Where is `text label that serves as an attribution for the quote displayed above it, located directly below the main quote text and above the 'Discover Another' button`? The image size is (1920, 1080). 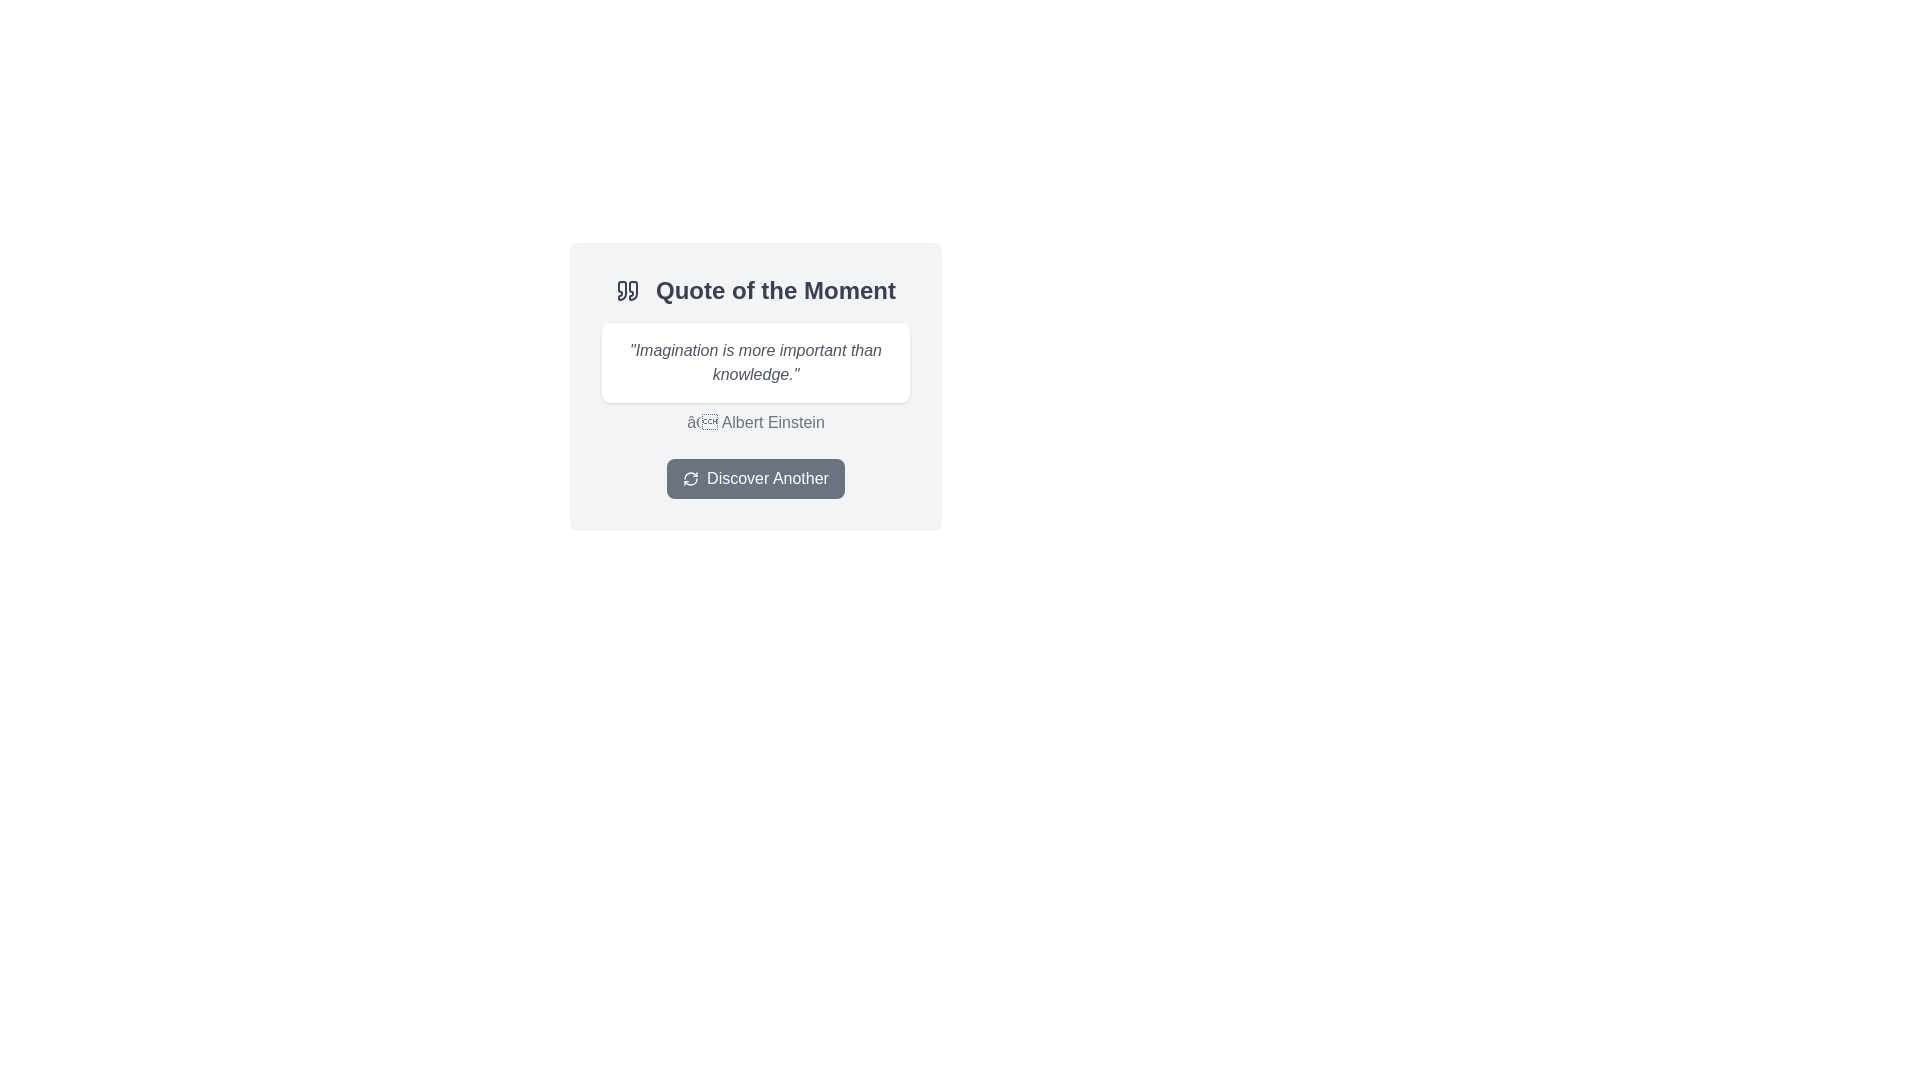 text label that serves as an attribution for the quote displayed above it, located directly below the main quote text and above the 'Discover Another' button is located at coordinates (754, 422).